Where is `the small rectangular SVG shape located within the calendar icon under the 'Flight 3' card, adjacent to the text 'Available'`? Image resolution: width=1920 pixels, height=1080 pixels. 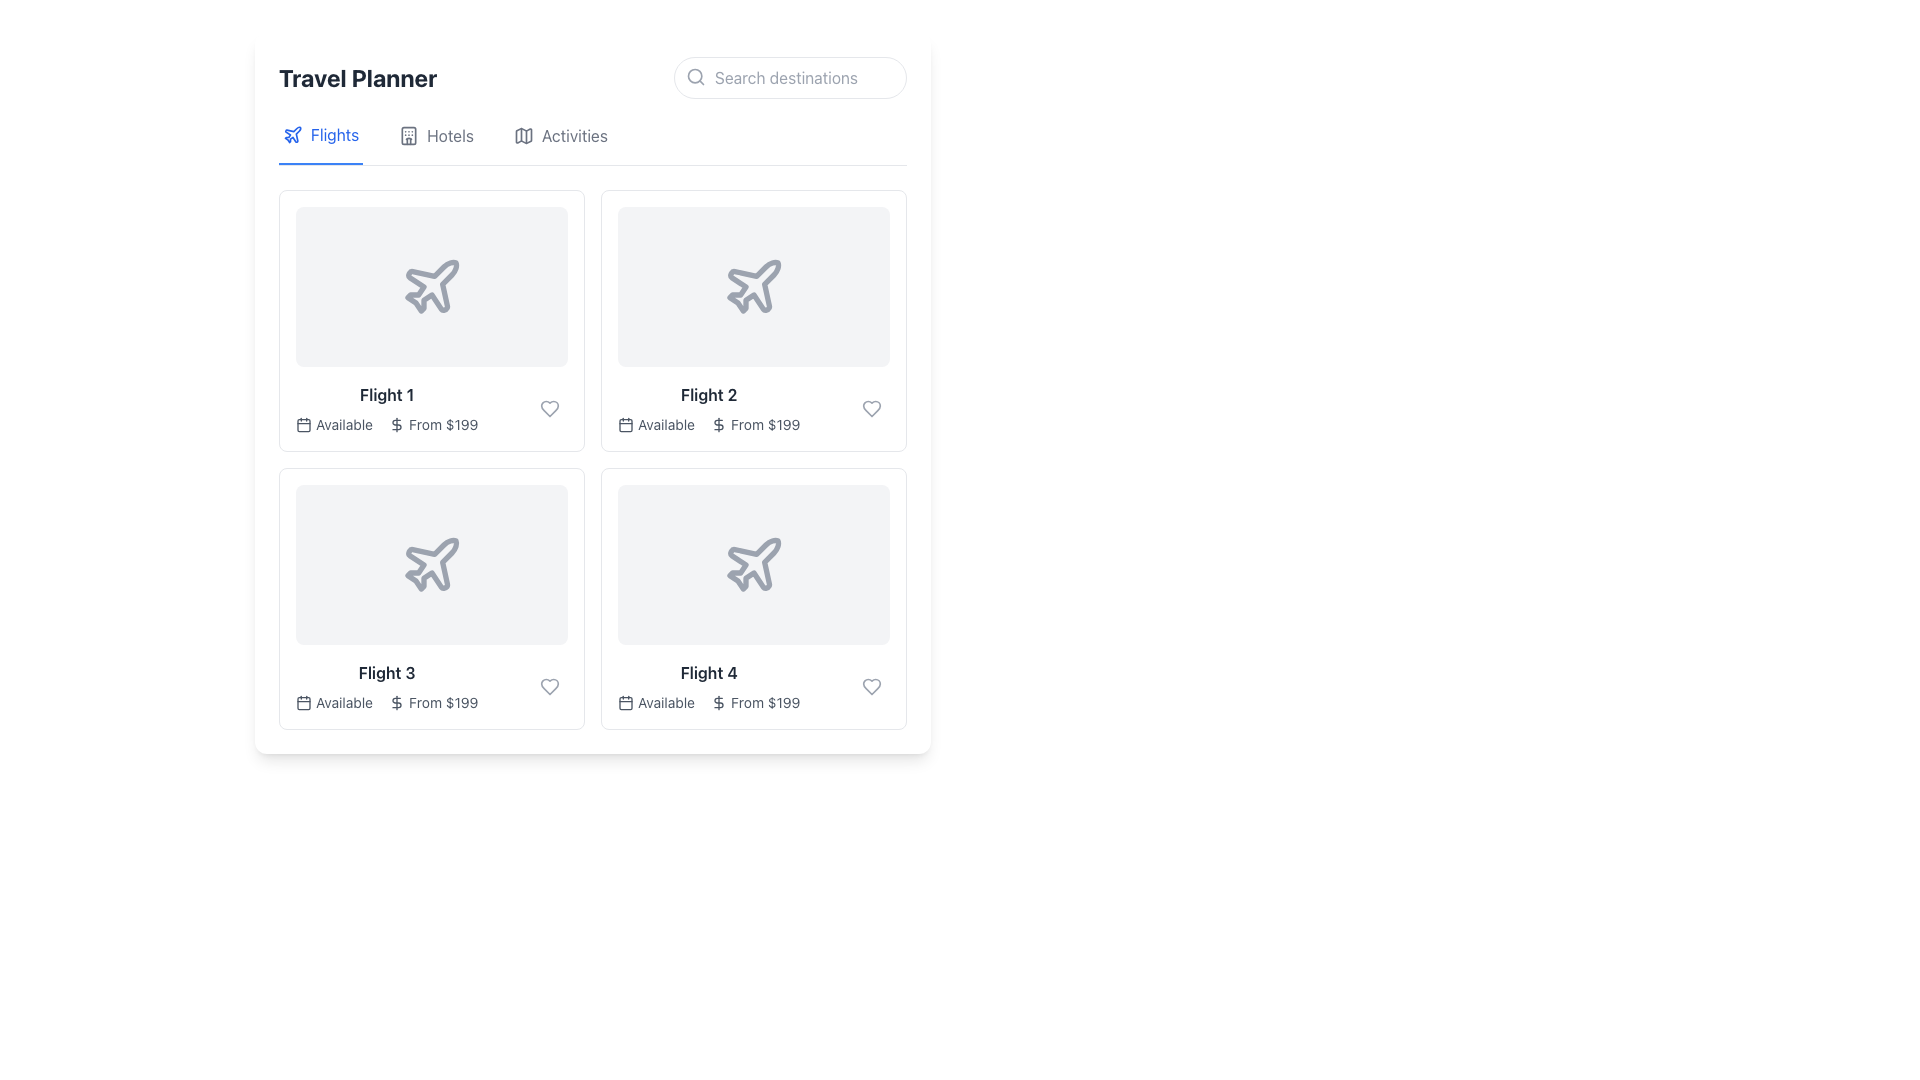 the small rectangular SVG shape located within the calendar icon under the 'Flight 3' card, adjacent to the text 'Available' is located at coordinates (302, 701).